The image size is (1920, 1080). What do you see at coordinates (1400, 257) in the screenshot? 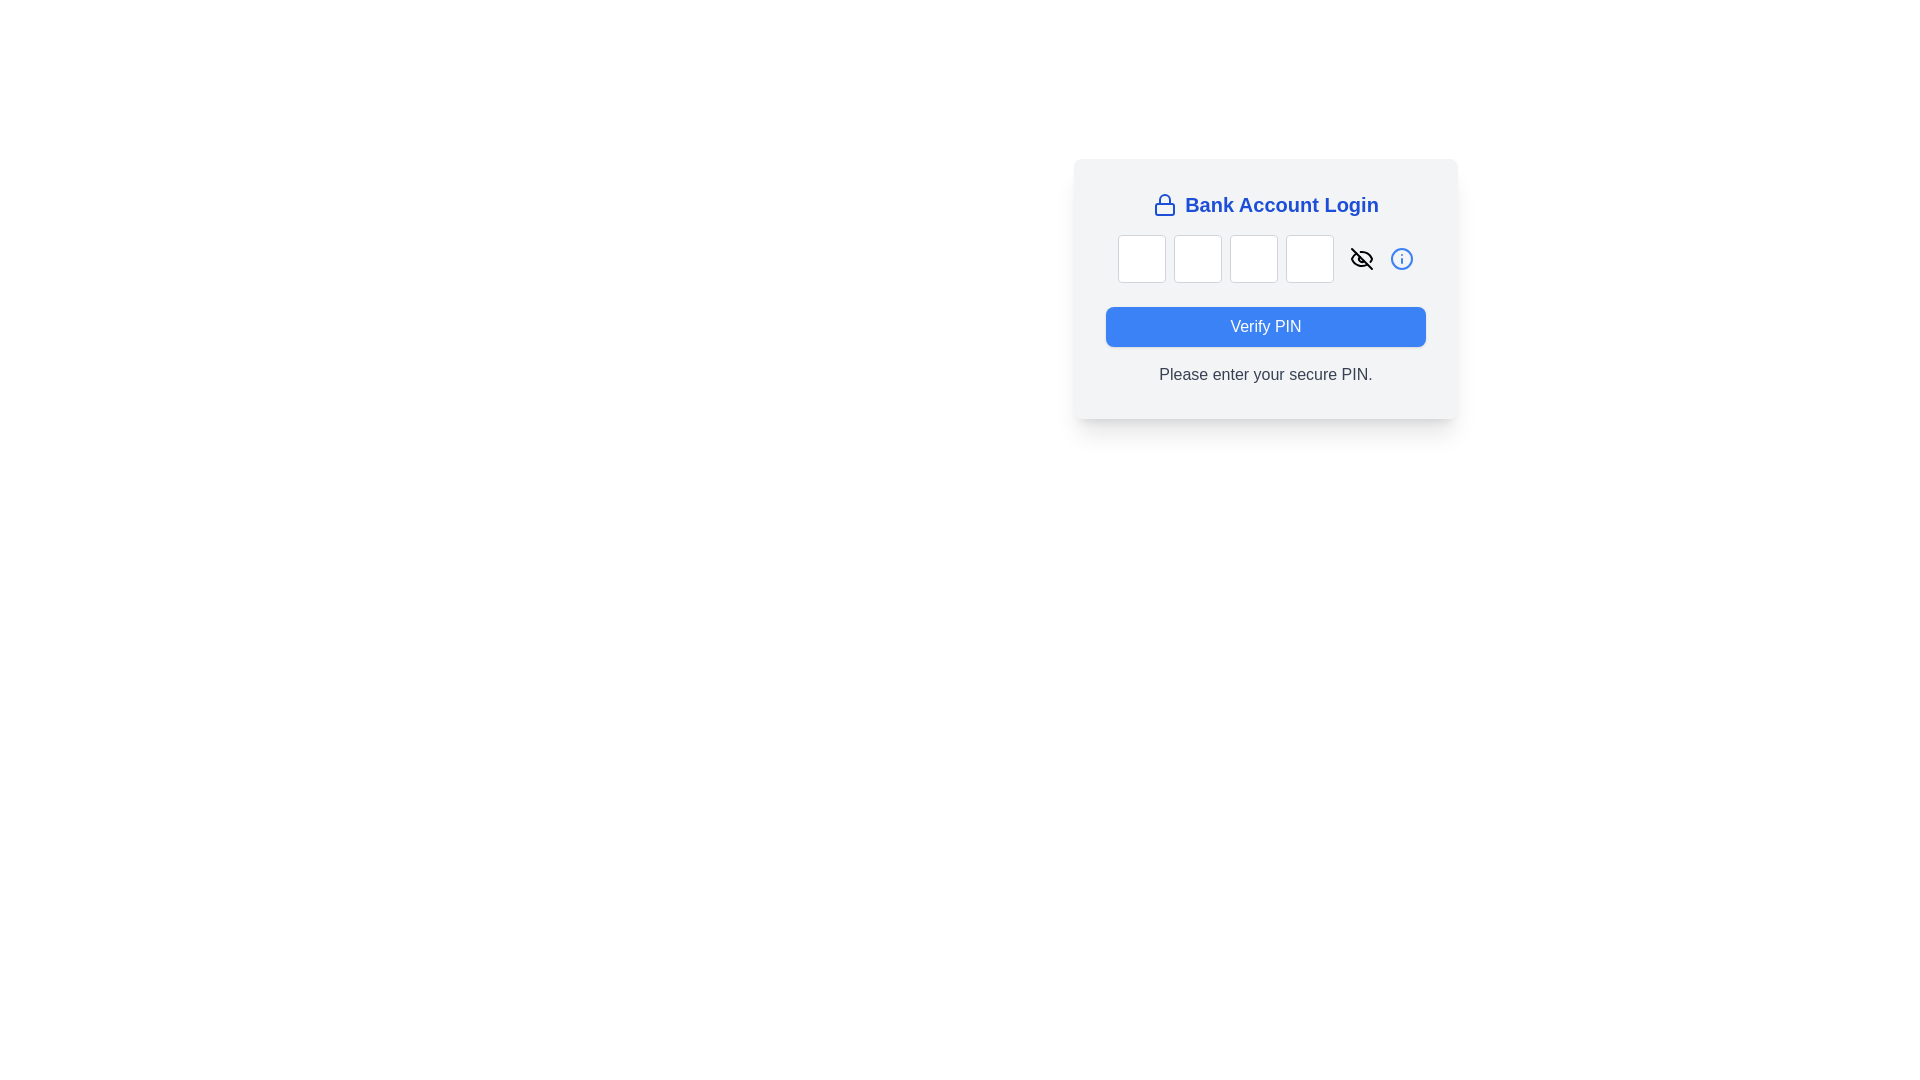
I see `the Icon button located at the far-right end of the PIN entry section` at bounding box center [1400, 257].